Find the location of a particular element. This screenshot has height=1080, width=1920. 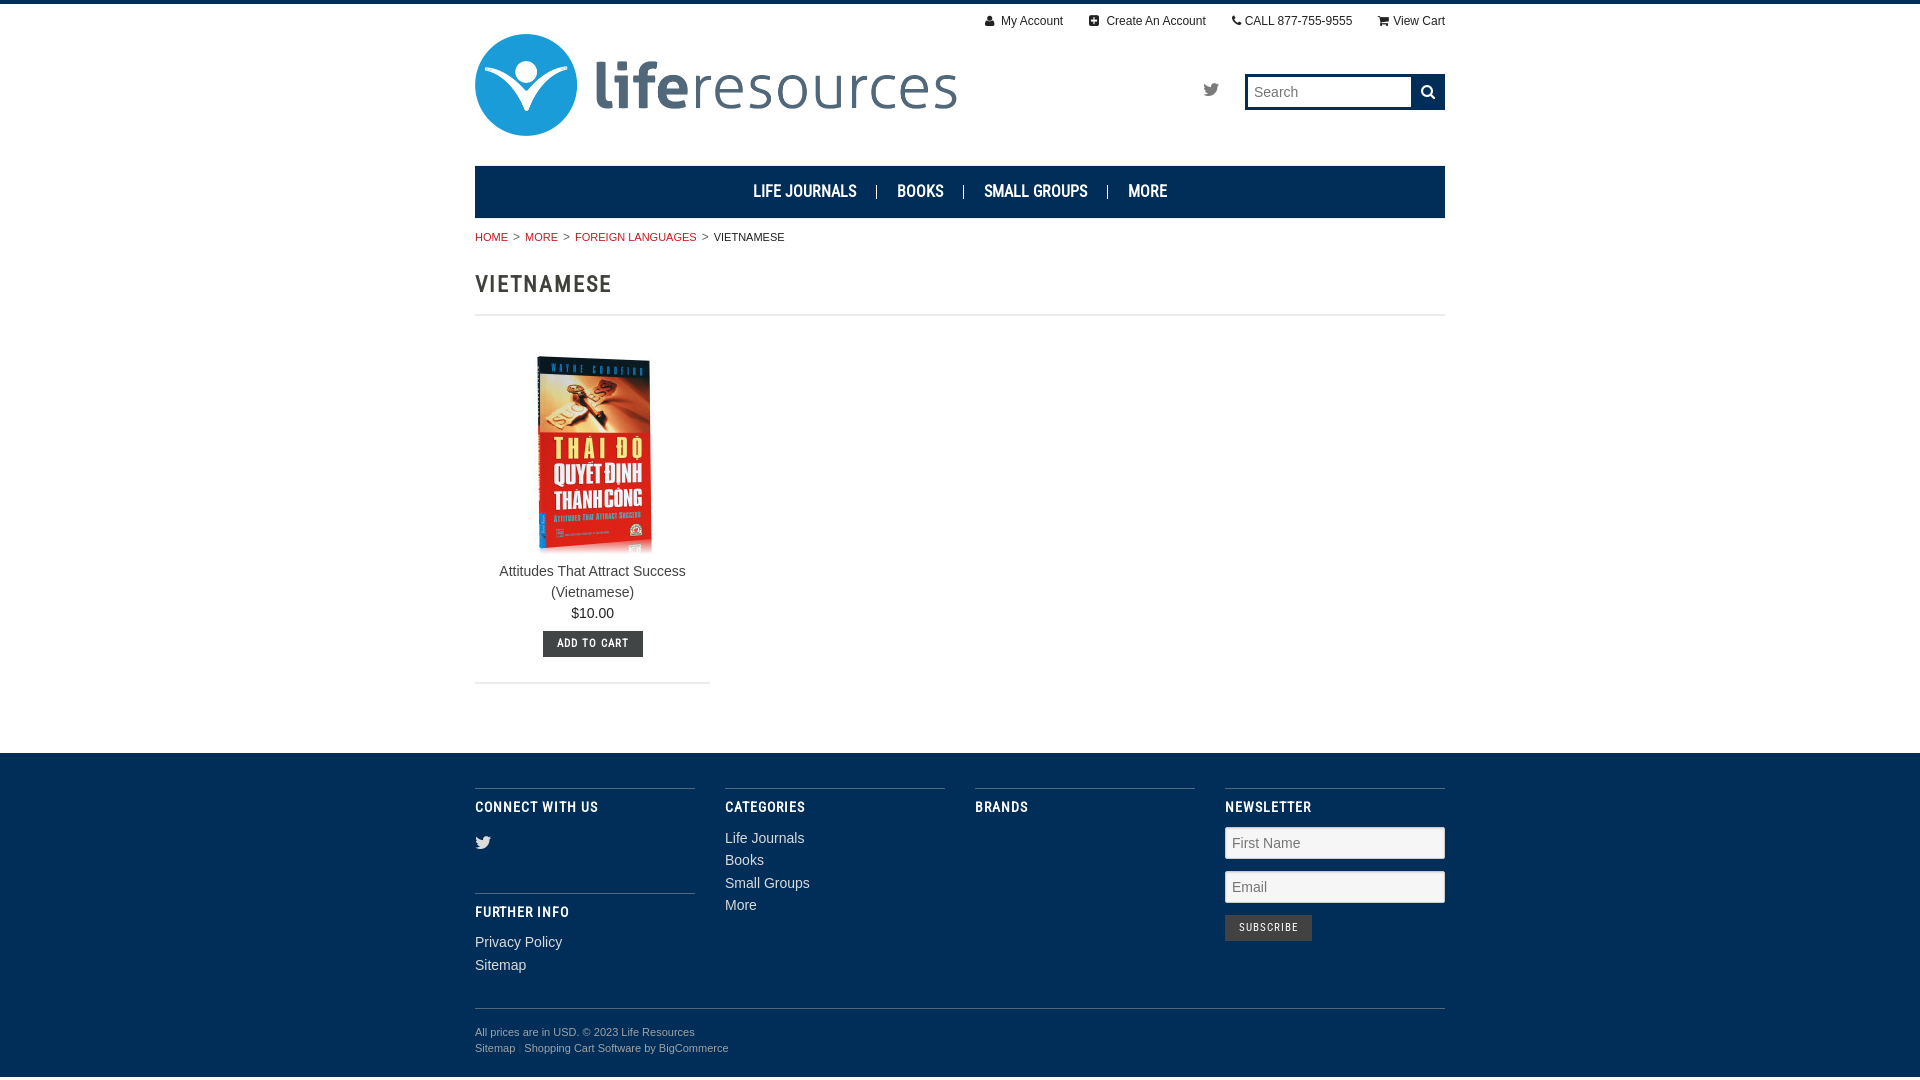

'MORE' is located at coordinates (538, 235).